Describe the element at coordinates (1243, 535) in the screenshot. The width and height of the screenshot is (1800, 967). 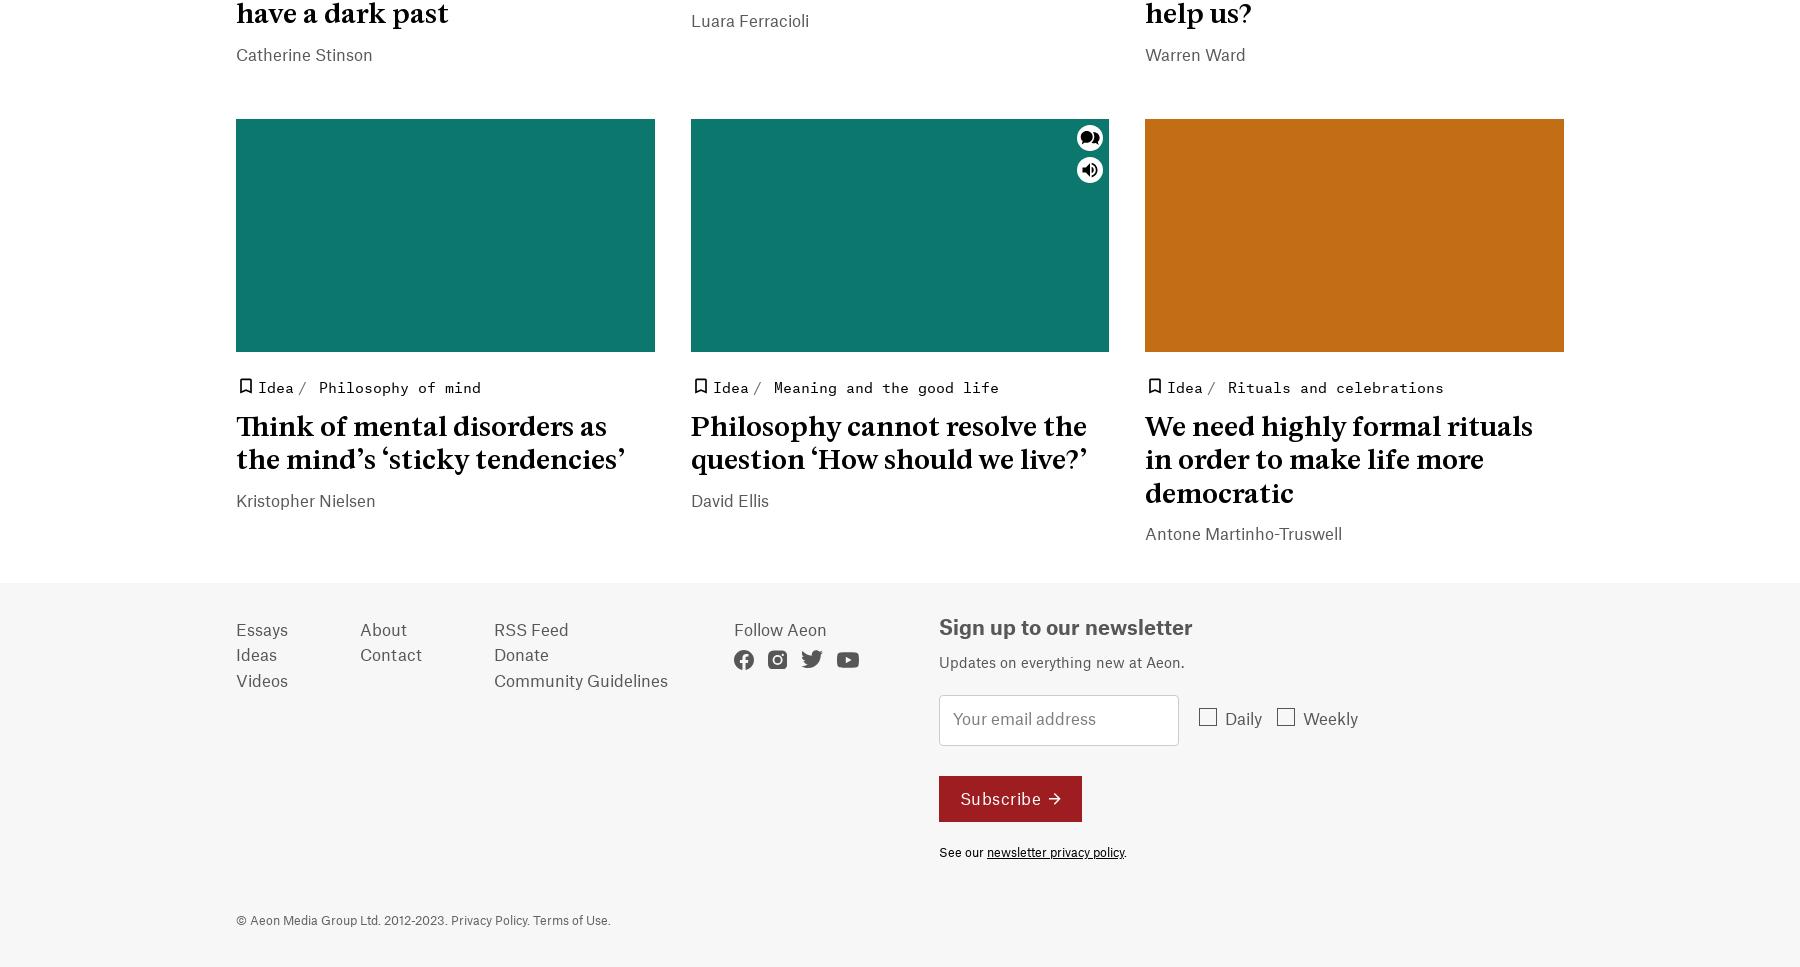
I see `'Antone Martinho-Truswell'` at that location.